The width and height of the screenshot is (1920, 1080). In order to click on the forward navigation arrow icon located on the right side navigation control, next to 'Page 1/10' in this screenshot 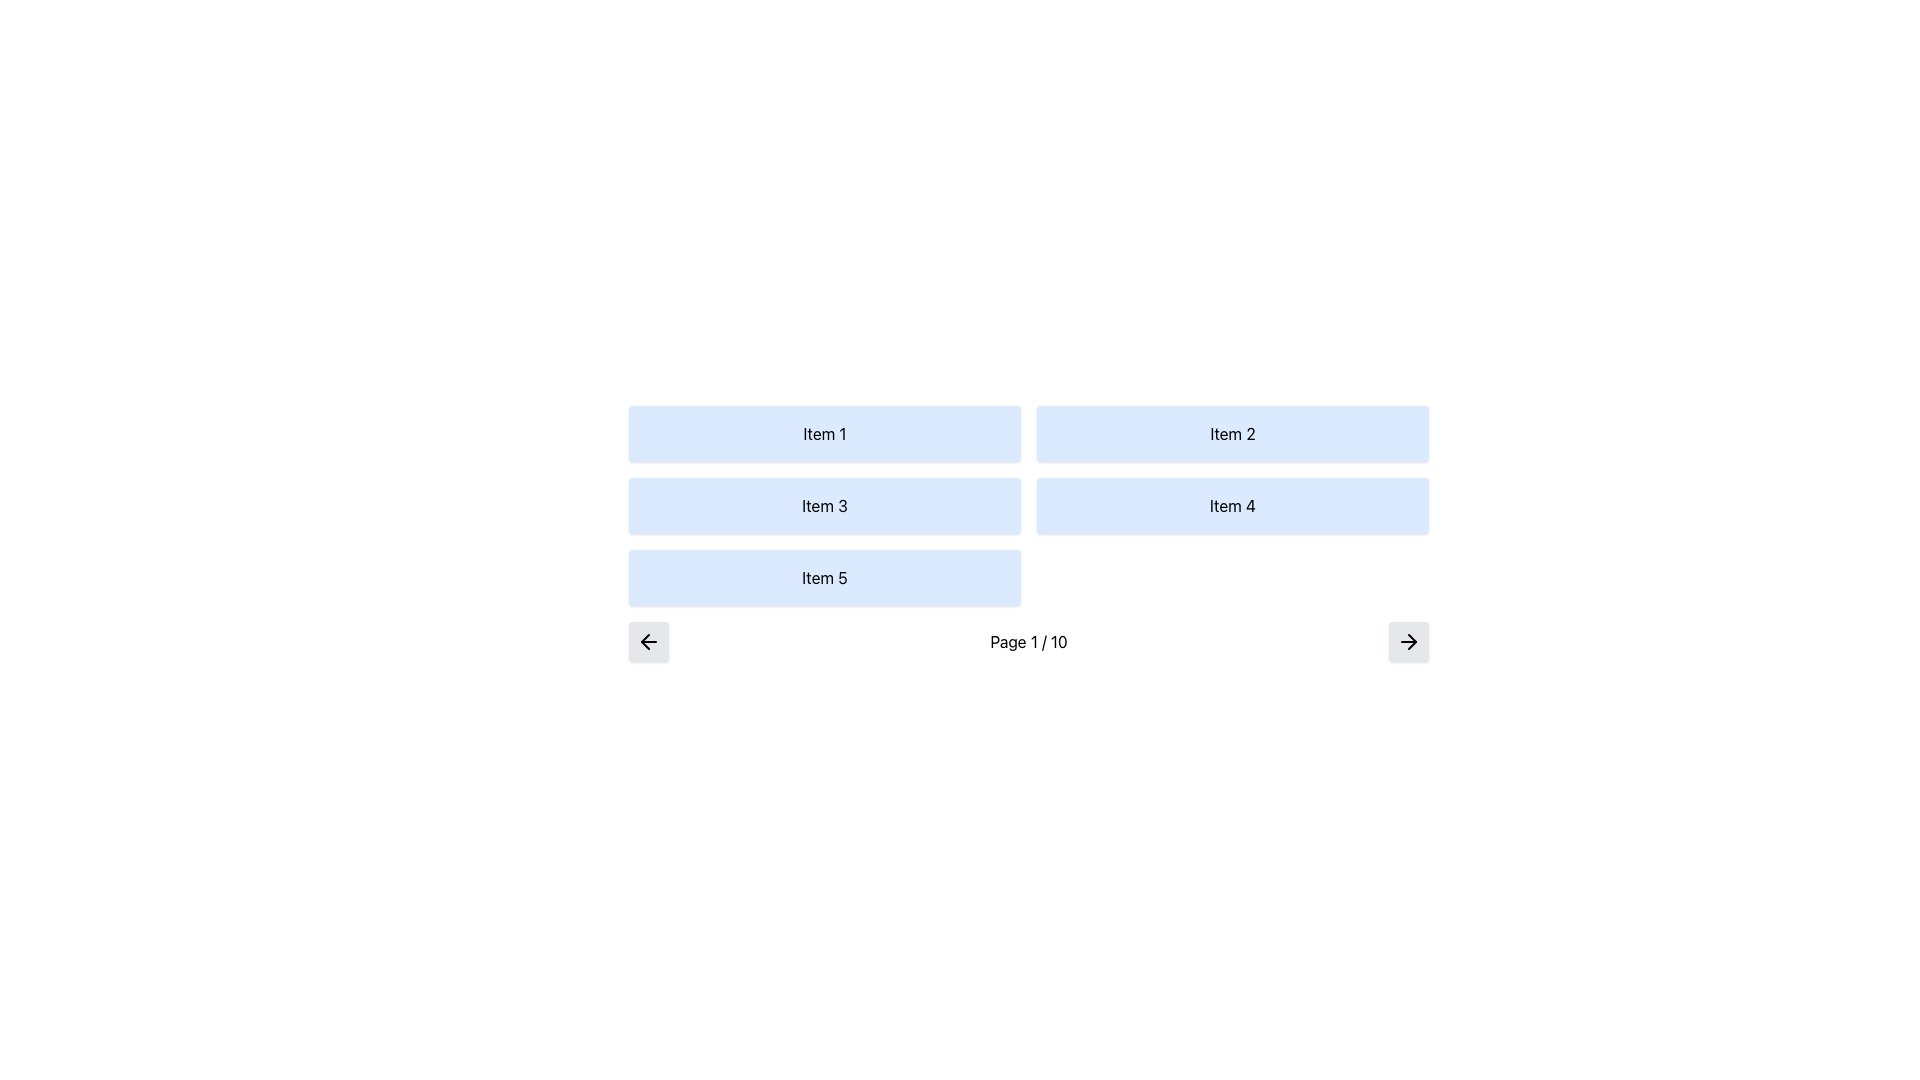, I will do `click(1411, 641)`.